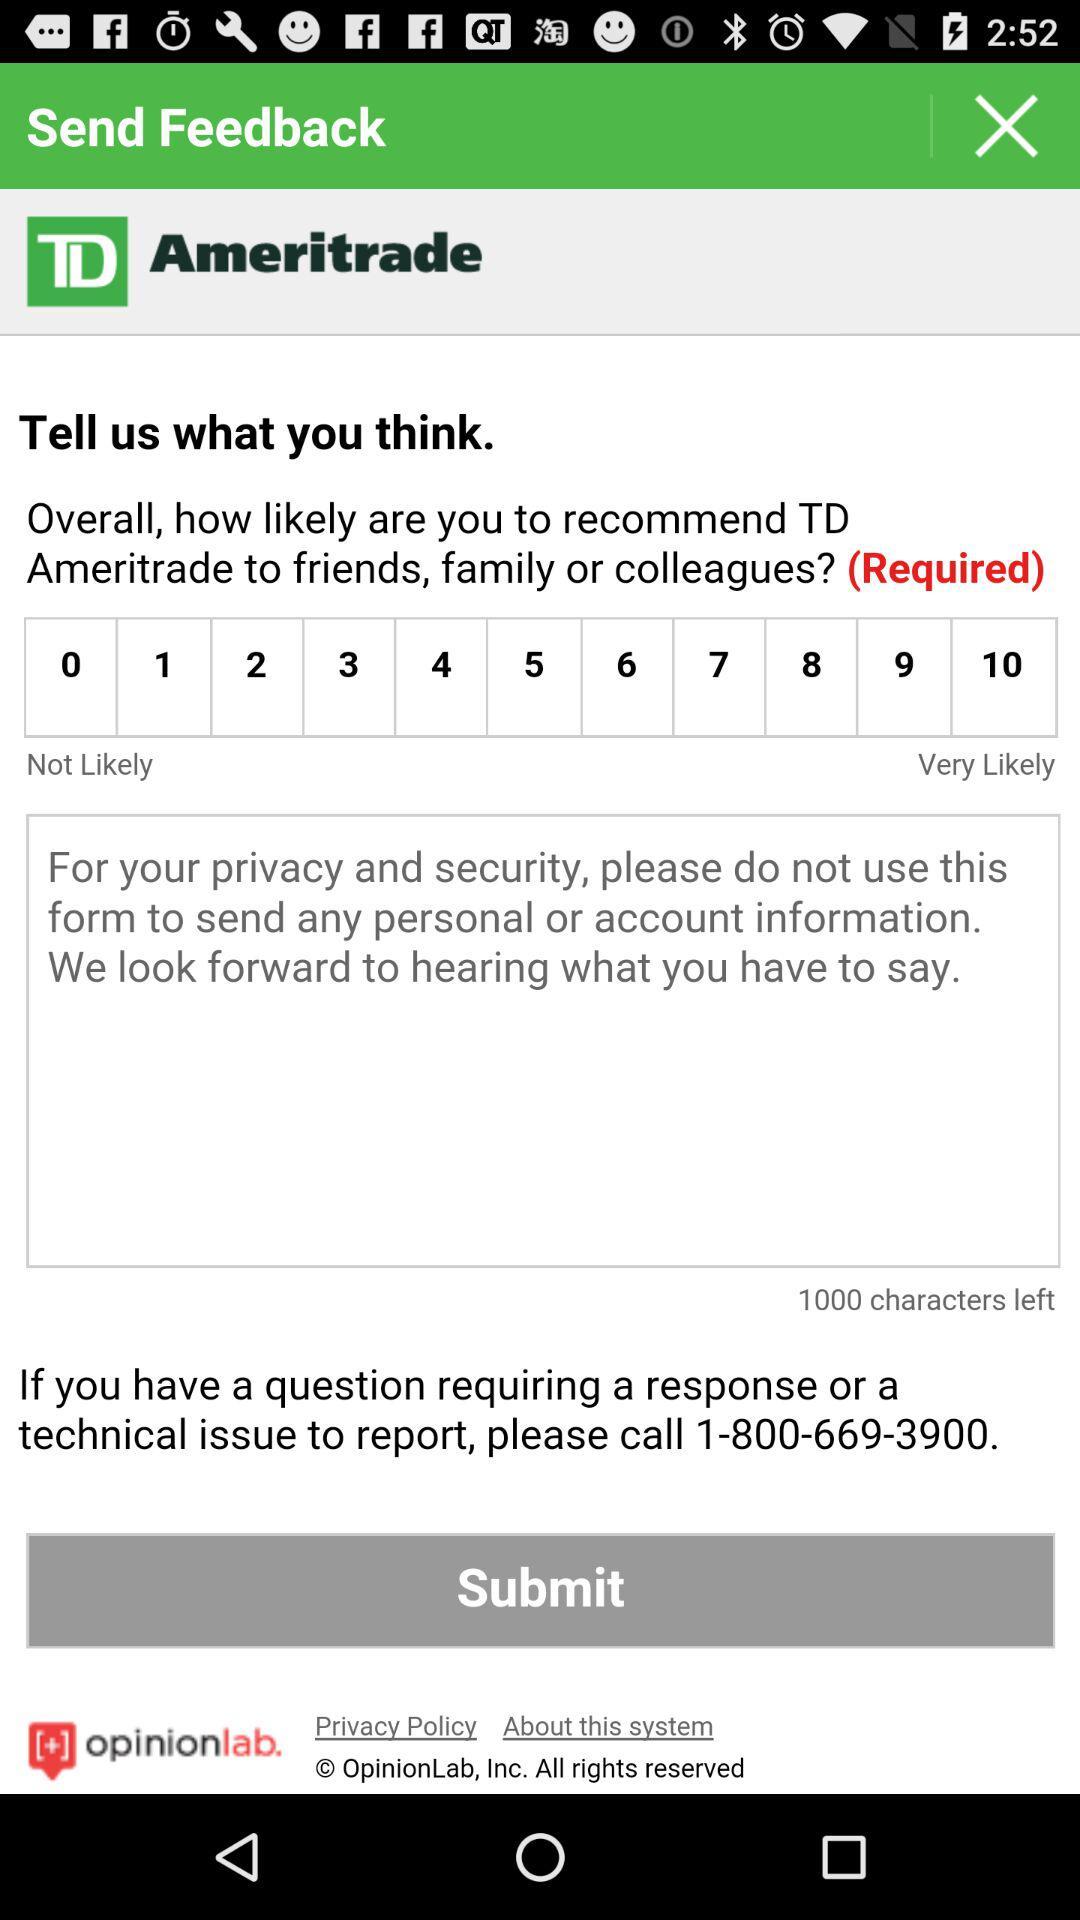 The height and width of the screenshot is (1920, 1080). Describe the element at coordinates (1006, 124) in the screenshot. I see `the button is used to close the page` at that location.